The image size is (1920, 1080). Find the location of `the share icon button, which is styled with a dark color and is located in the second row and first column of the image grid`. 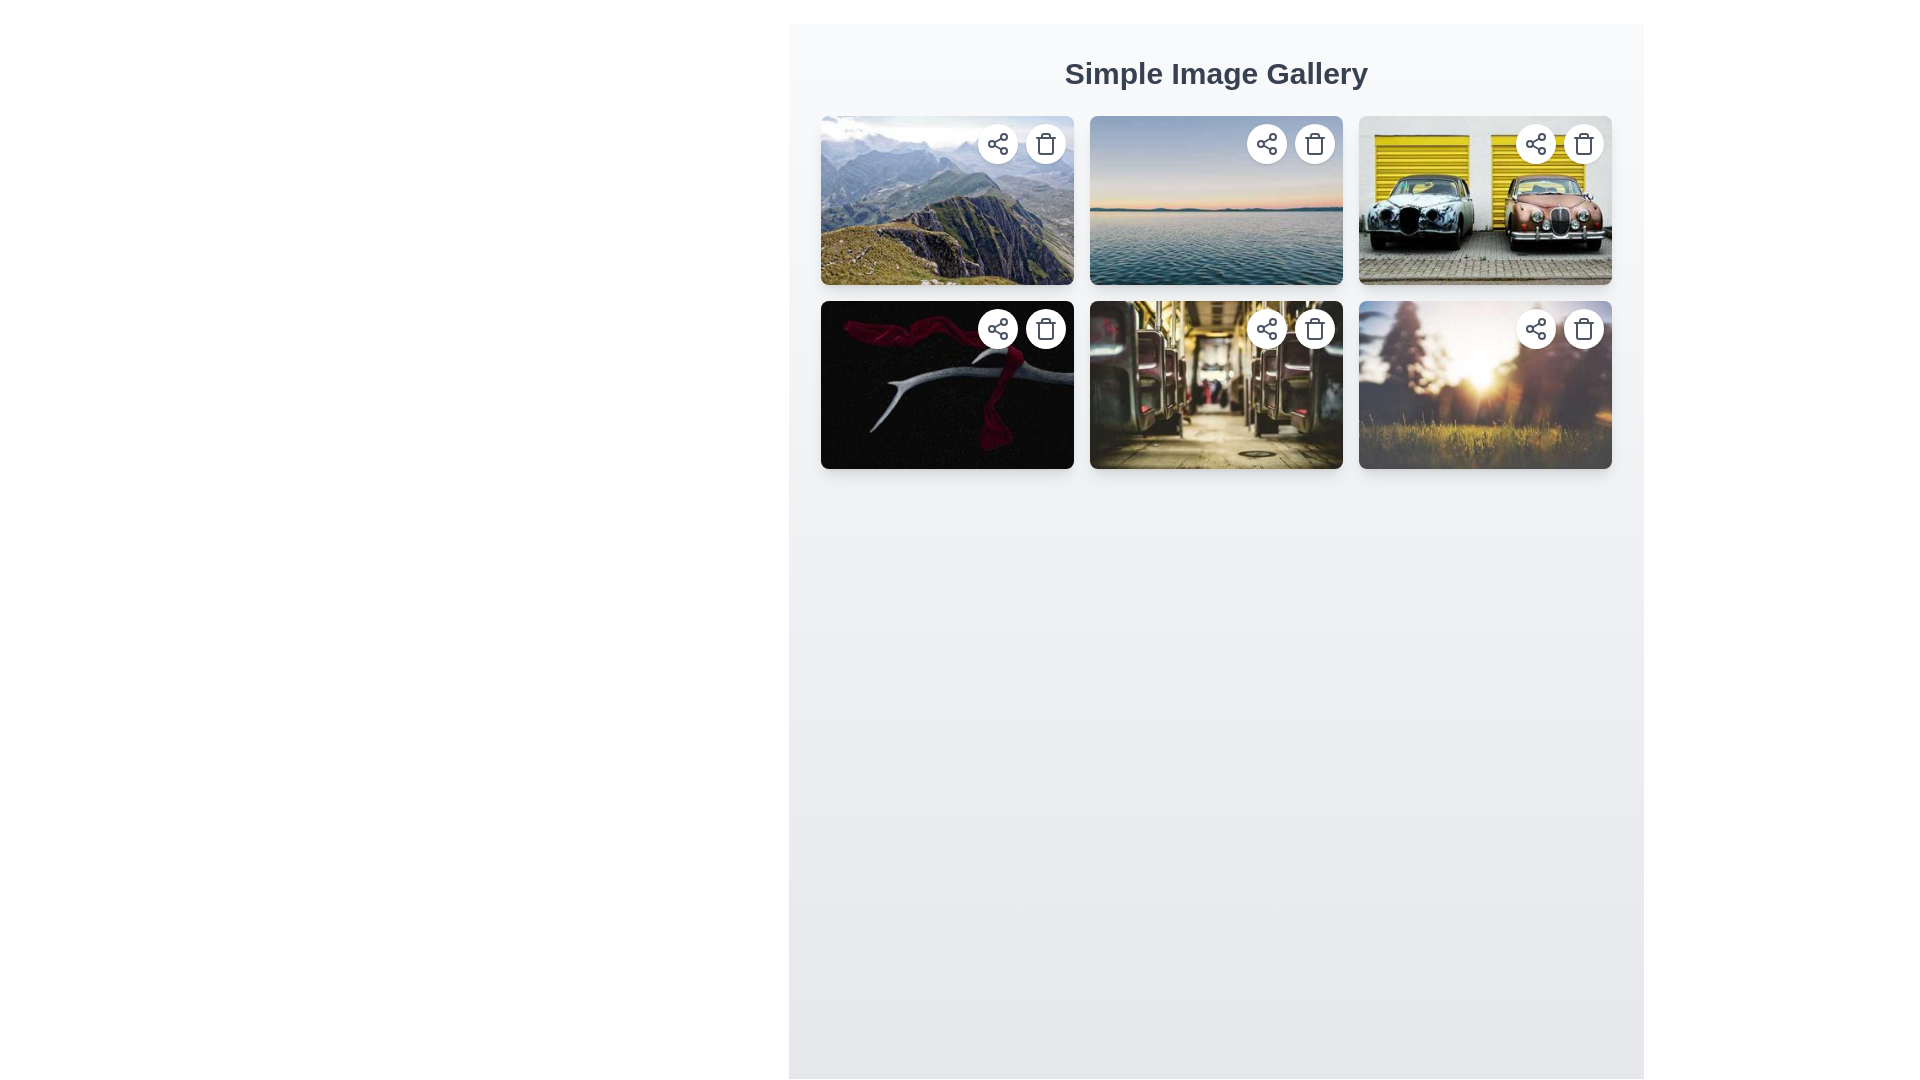

the share icon button, which is styled with a dark color and is located in the second row and first column of the image grid is located at coordinates (998, 326).